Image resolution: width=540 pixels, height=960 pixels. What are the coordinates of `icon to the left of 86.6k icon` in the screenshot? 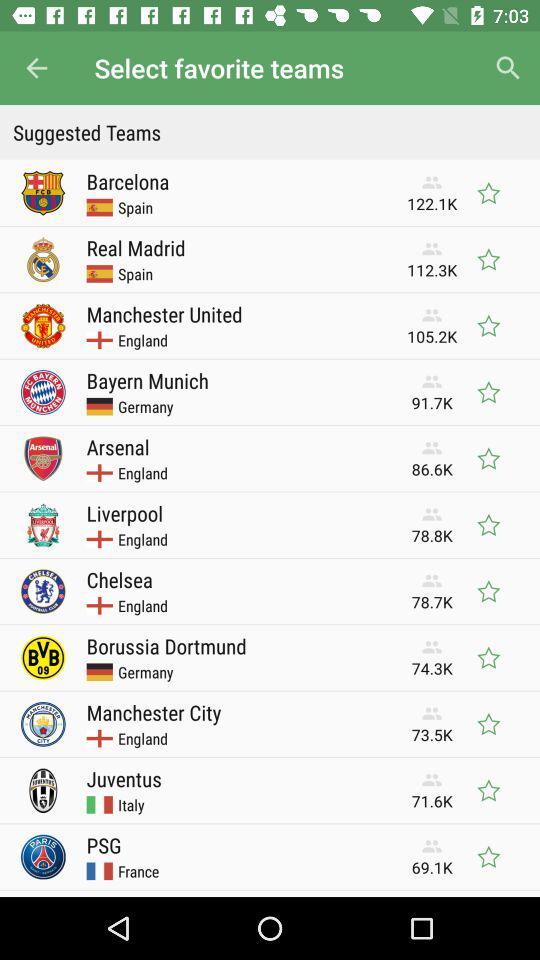 It's located at (118, 446).